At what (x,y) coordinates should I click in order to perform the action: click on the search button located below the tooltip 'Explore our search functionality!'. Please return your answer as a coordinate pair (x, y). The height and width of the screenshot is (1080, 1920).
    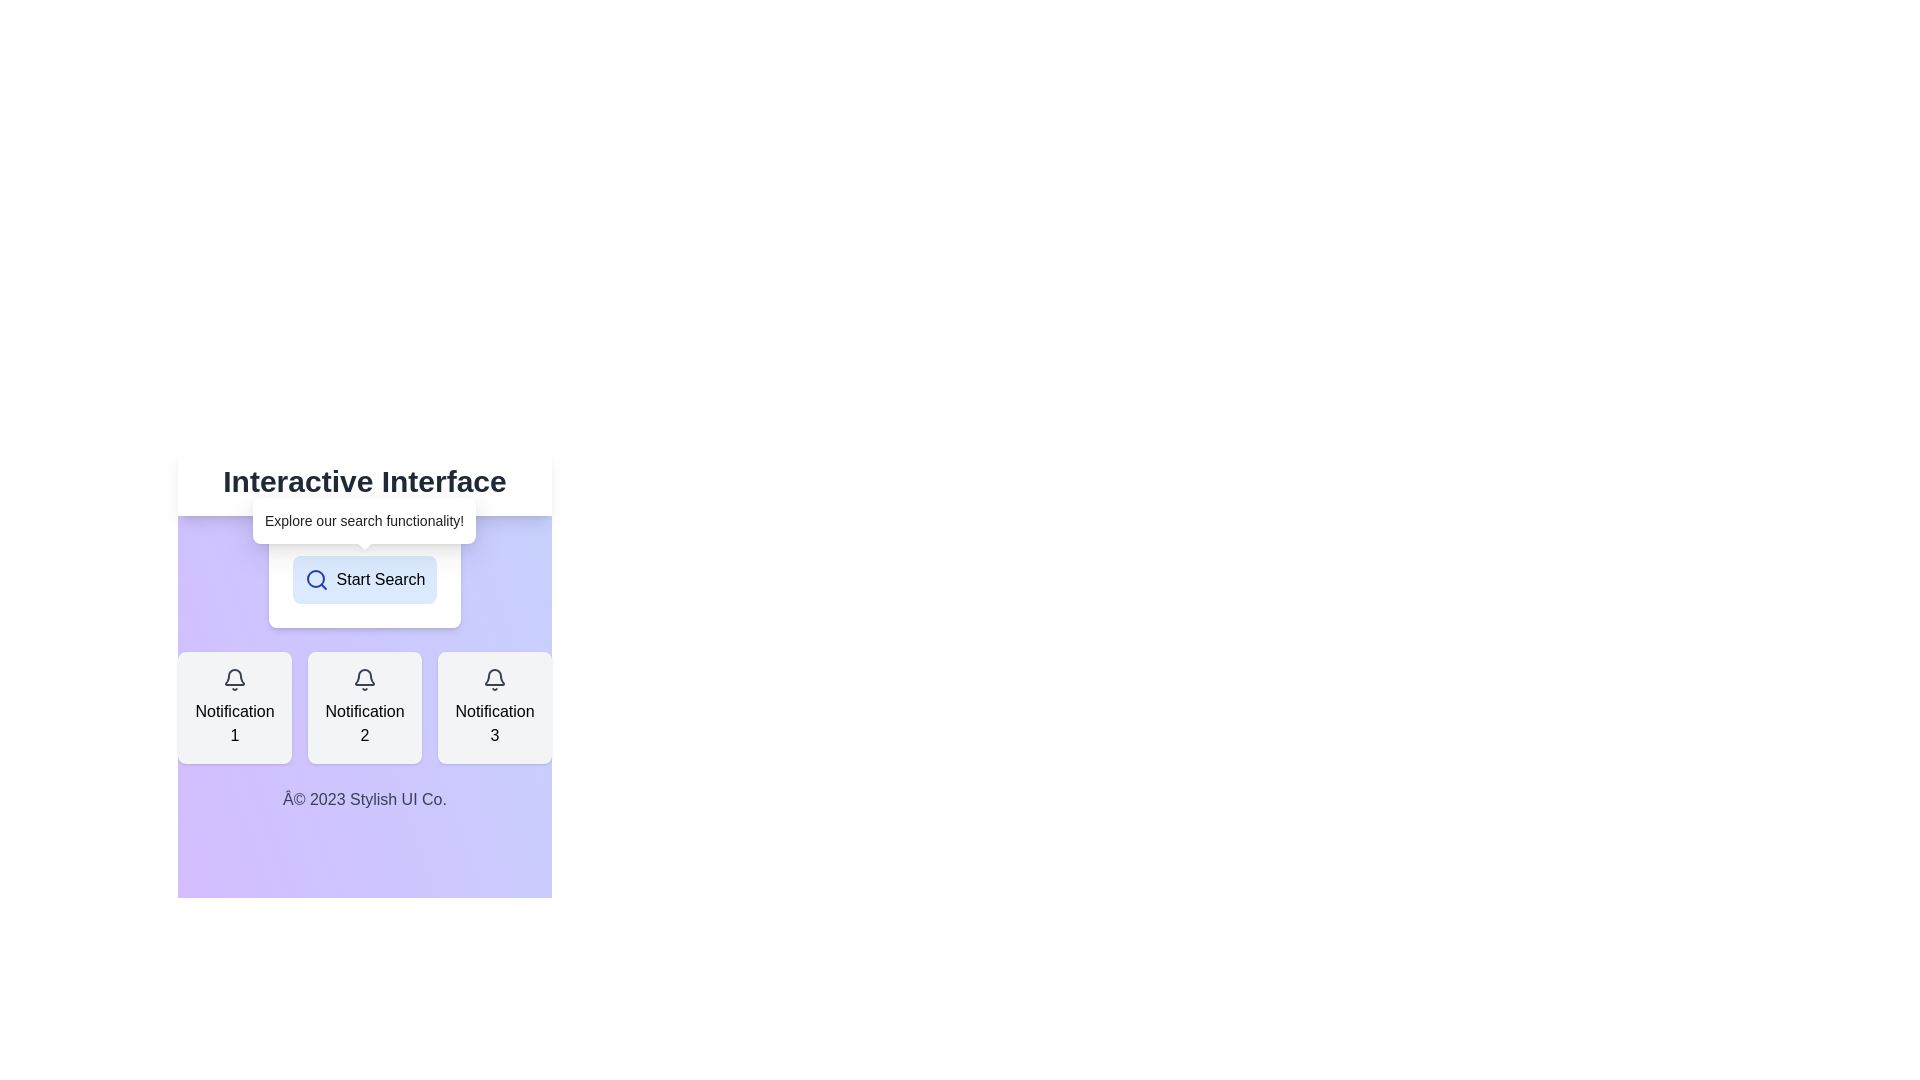
    Looking at the image, I should click on (364, 579).